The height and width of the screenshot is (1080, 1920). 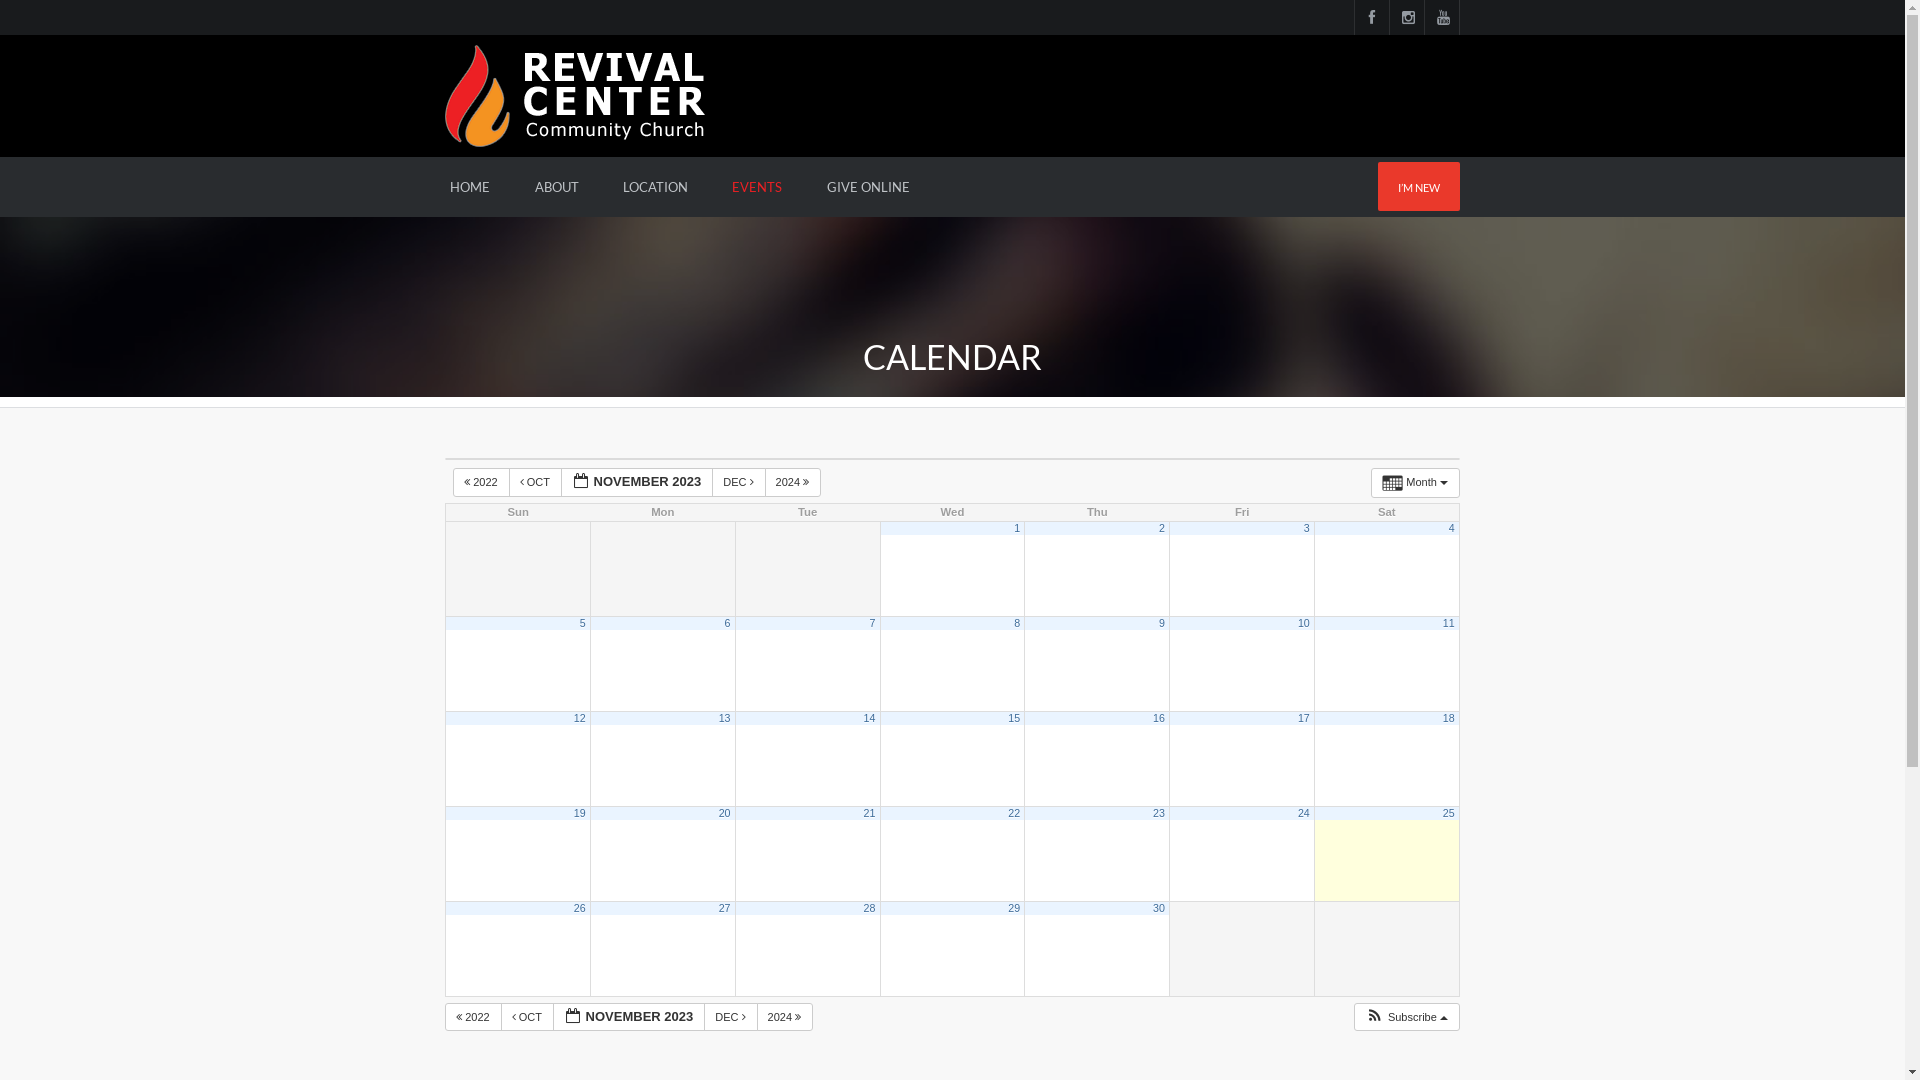 I want to click on 'DEC', so click(x=711, y=482).